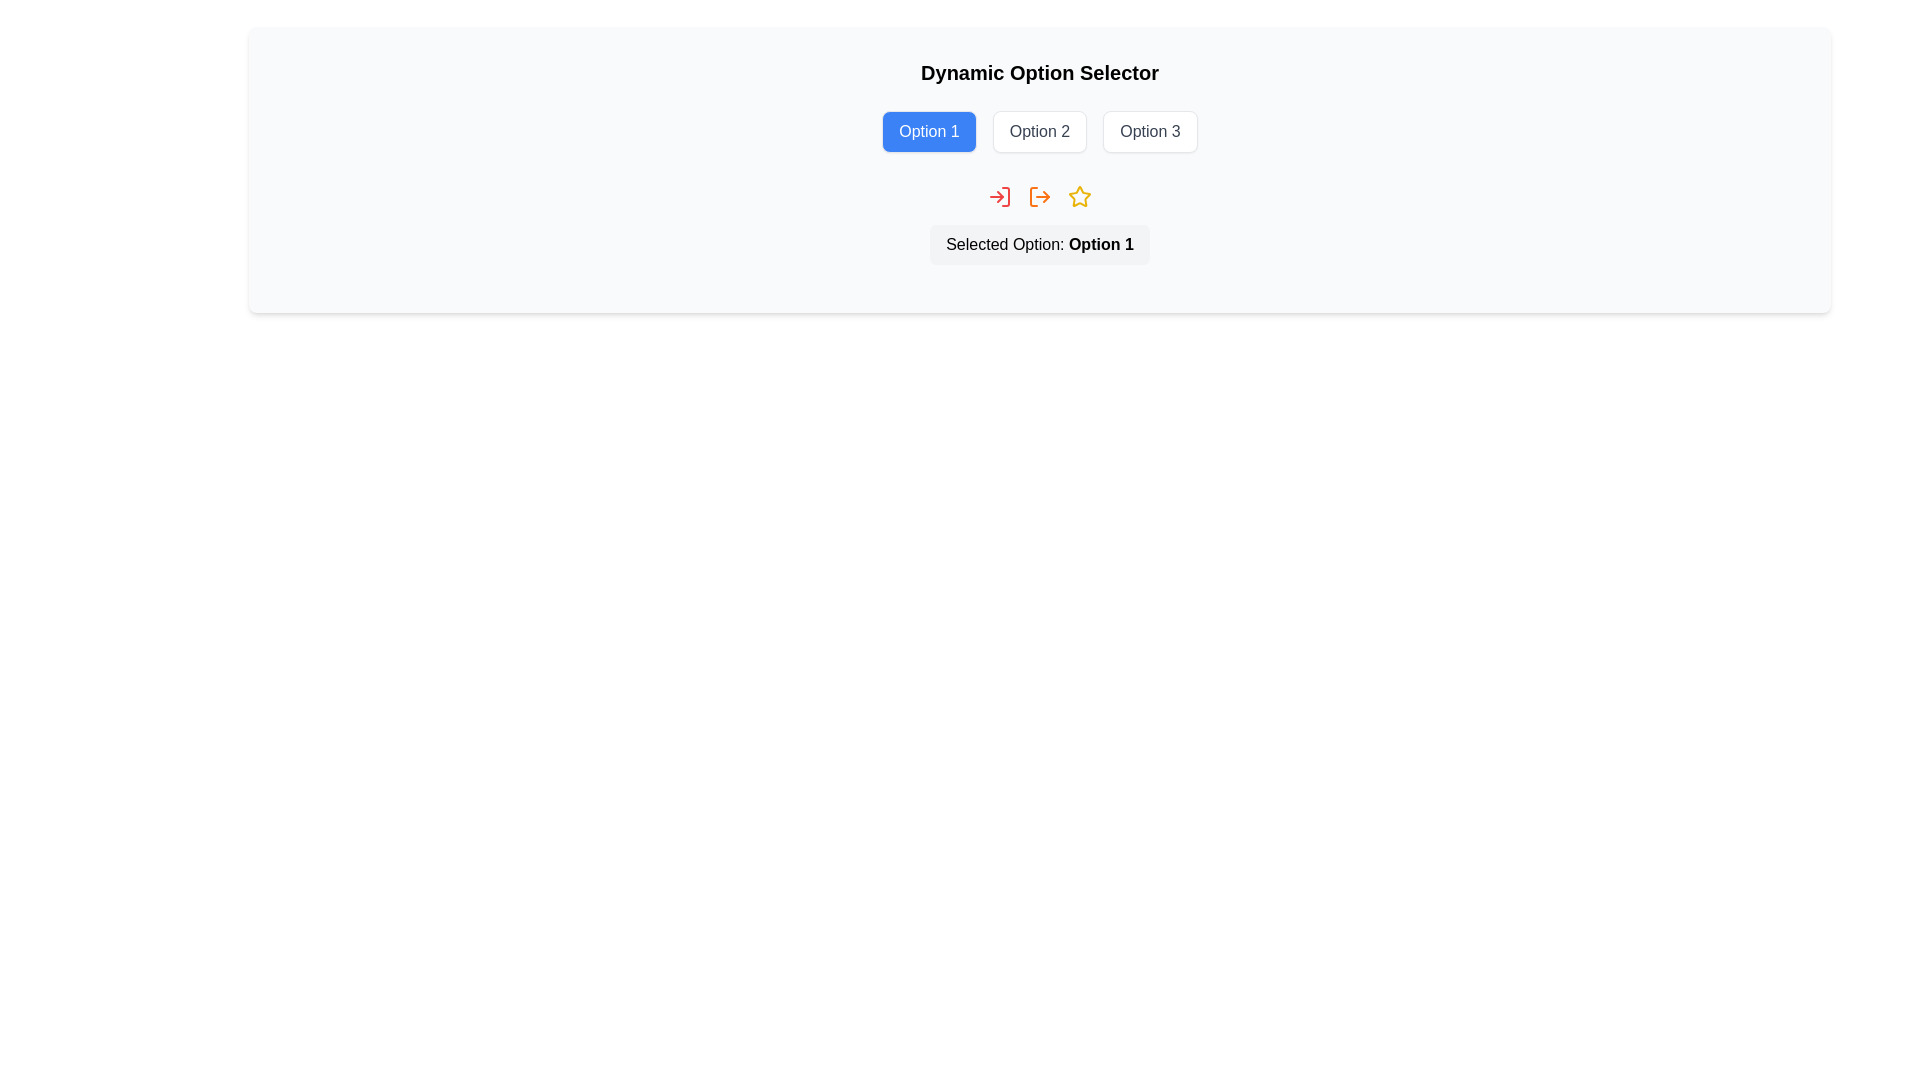 This screenshot has width=1920, height=1080. What do you see at coordinates (1078, 196) in the screenshot?
I see `the yellow star-shaped icon with a hollow center located in the horizontal row of icons beneath the 'Option 1', 'Option 2', and 'Option 3' buttons` at bounding box center [1078, 196].